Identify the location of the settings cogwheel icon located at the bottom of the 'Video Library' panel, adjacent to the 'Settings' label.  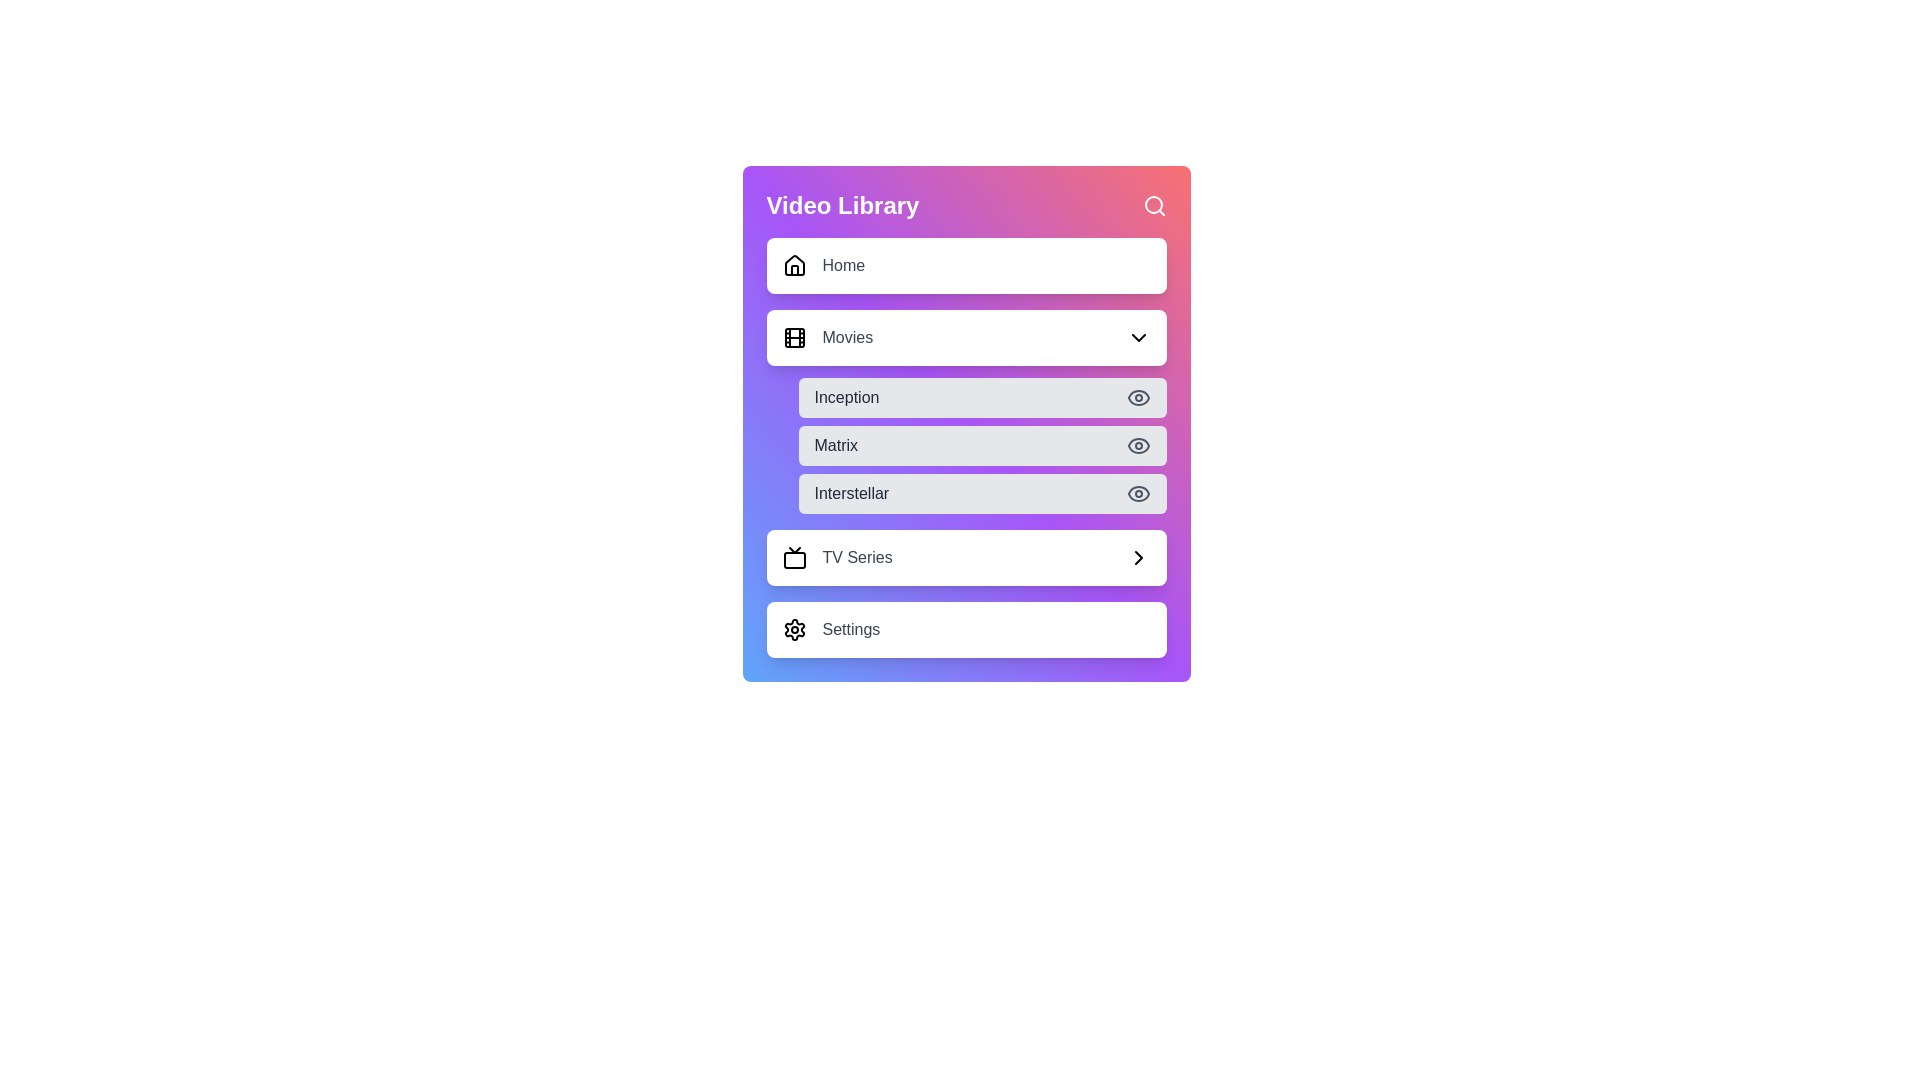
(793, 628).